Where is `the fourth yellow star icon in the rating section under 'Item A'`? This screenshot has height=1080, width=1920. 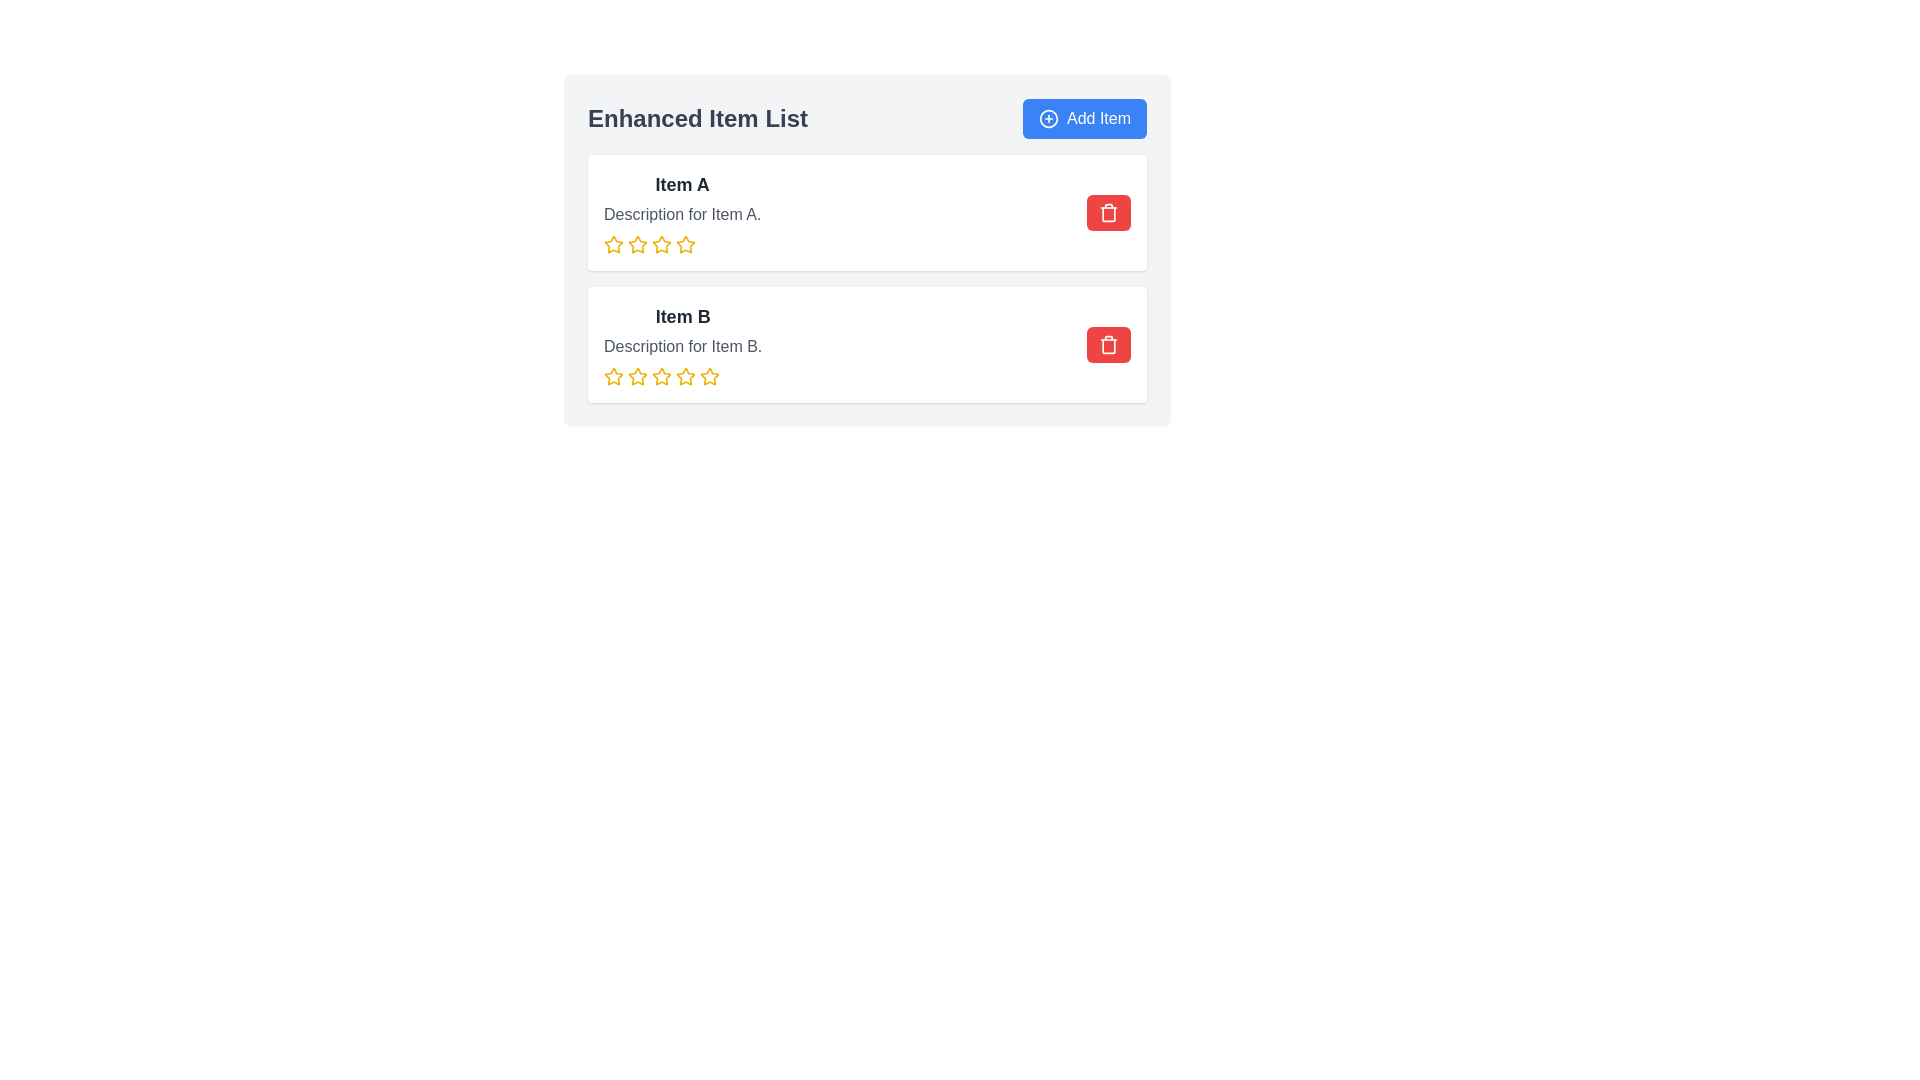 the fourth yellow star icon in the rating section under 'Item A' is located at coordinates (686, 243).